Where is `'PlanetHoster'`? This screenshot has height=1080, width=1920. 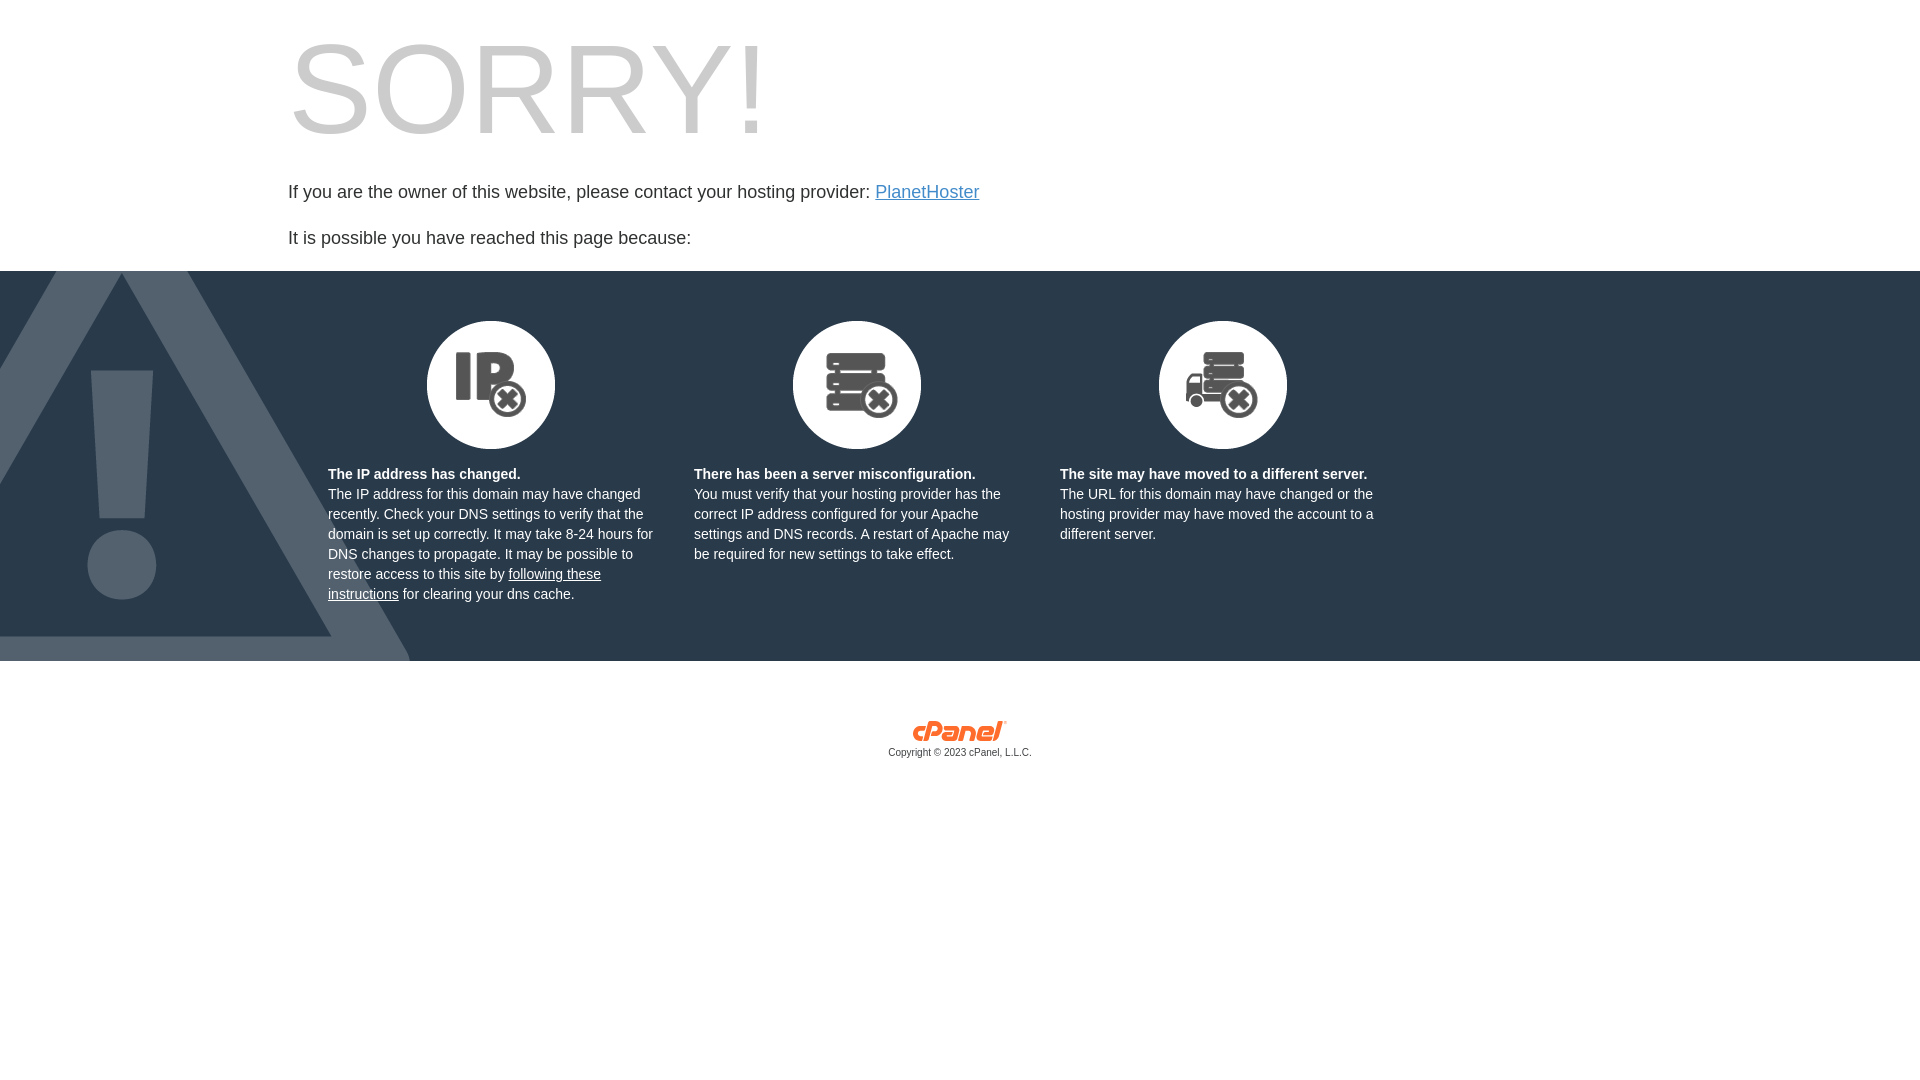 'PlanetHoster' is located at coordinates (874, 192).